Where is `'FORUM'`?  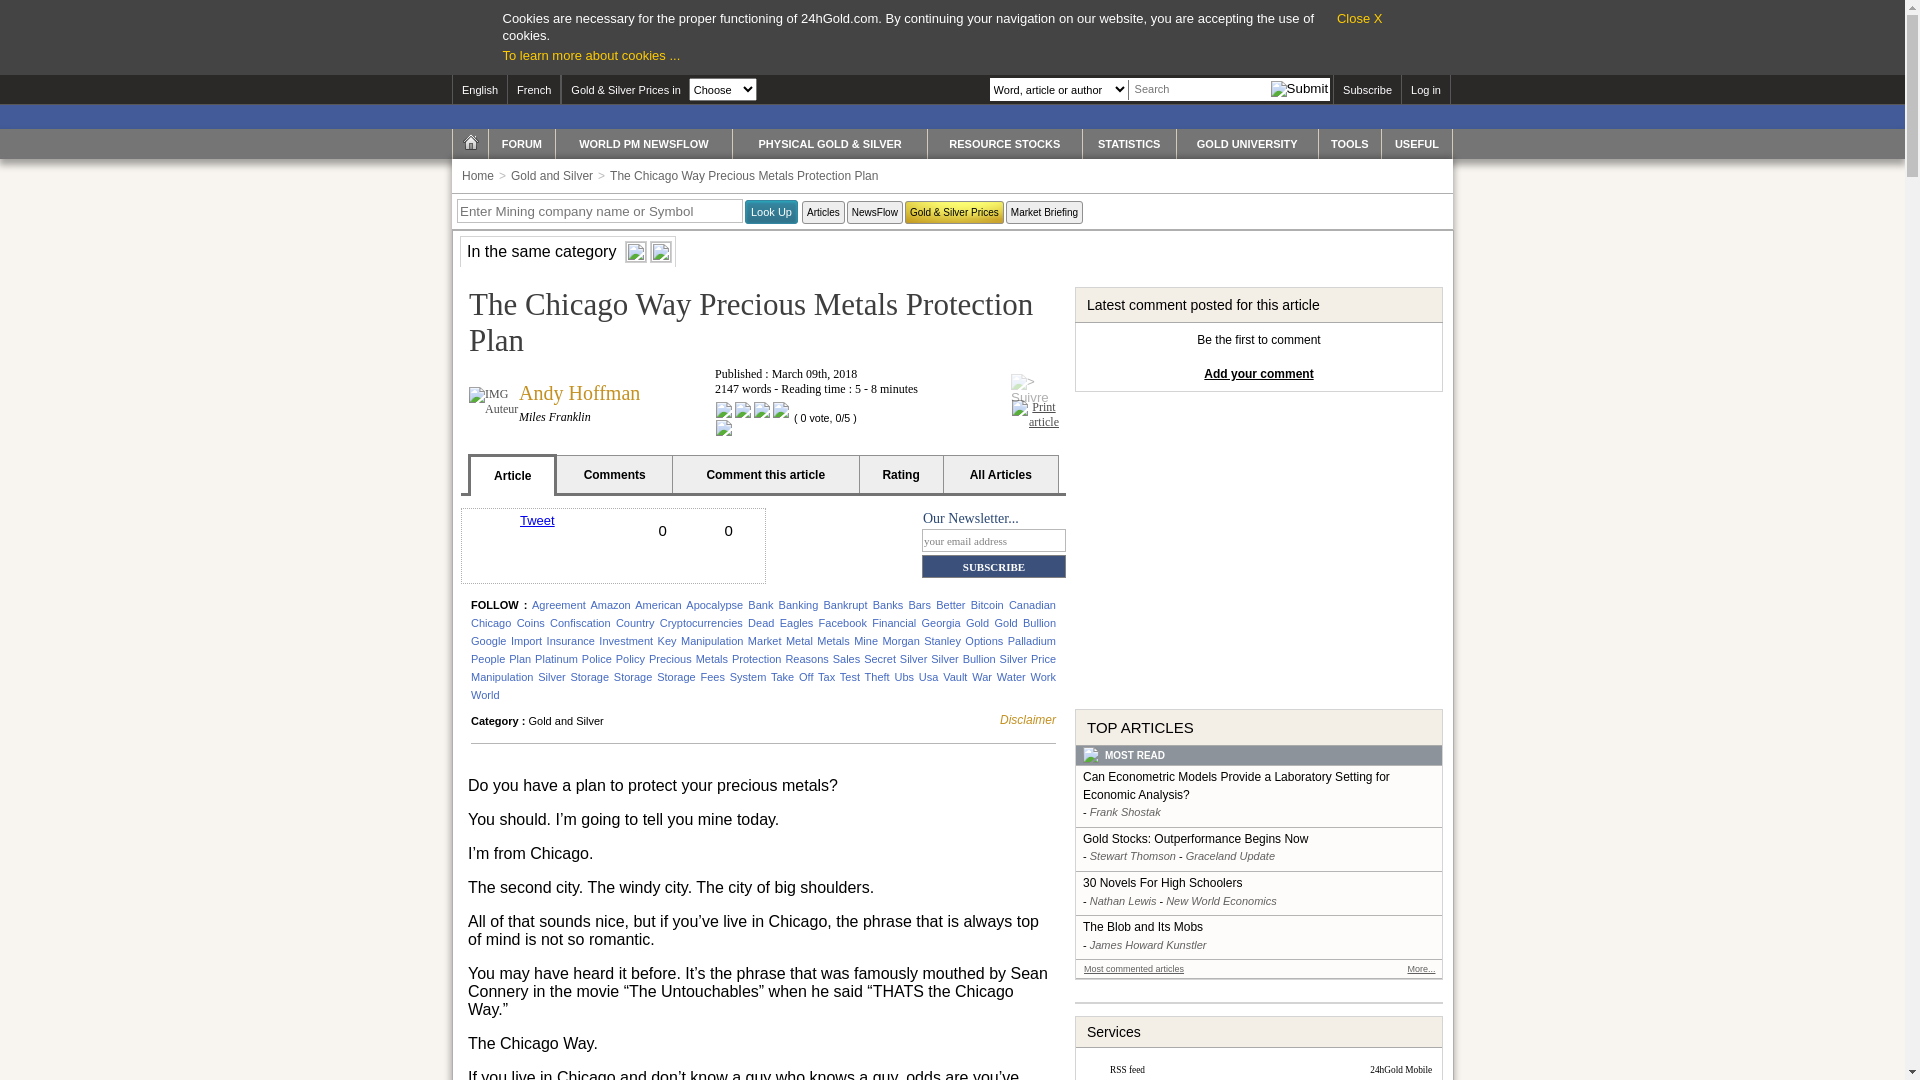 'FORUM' is located at coordinates (489, 142).